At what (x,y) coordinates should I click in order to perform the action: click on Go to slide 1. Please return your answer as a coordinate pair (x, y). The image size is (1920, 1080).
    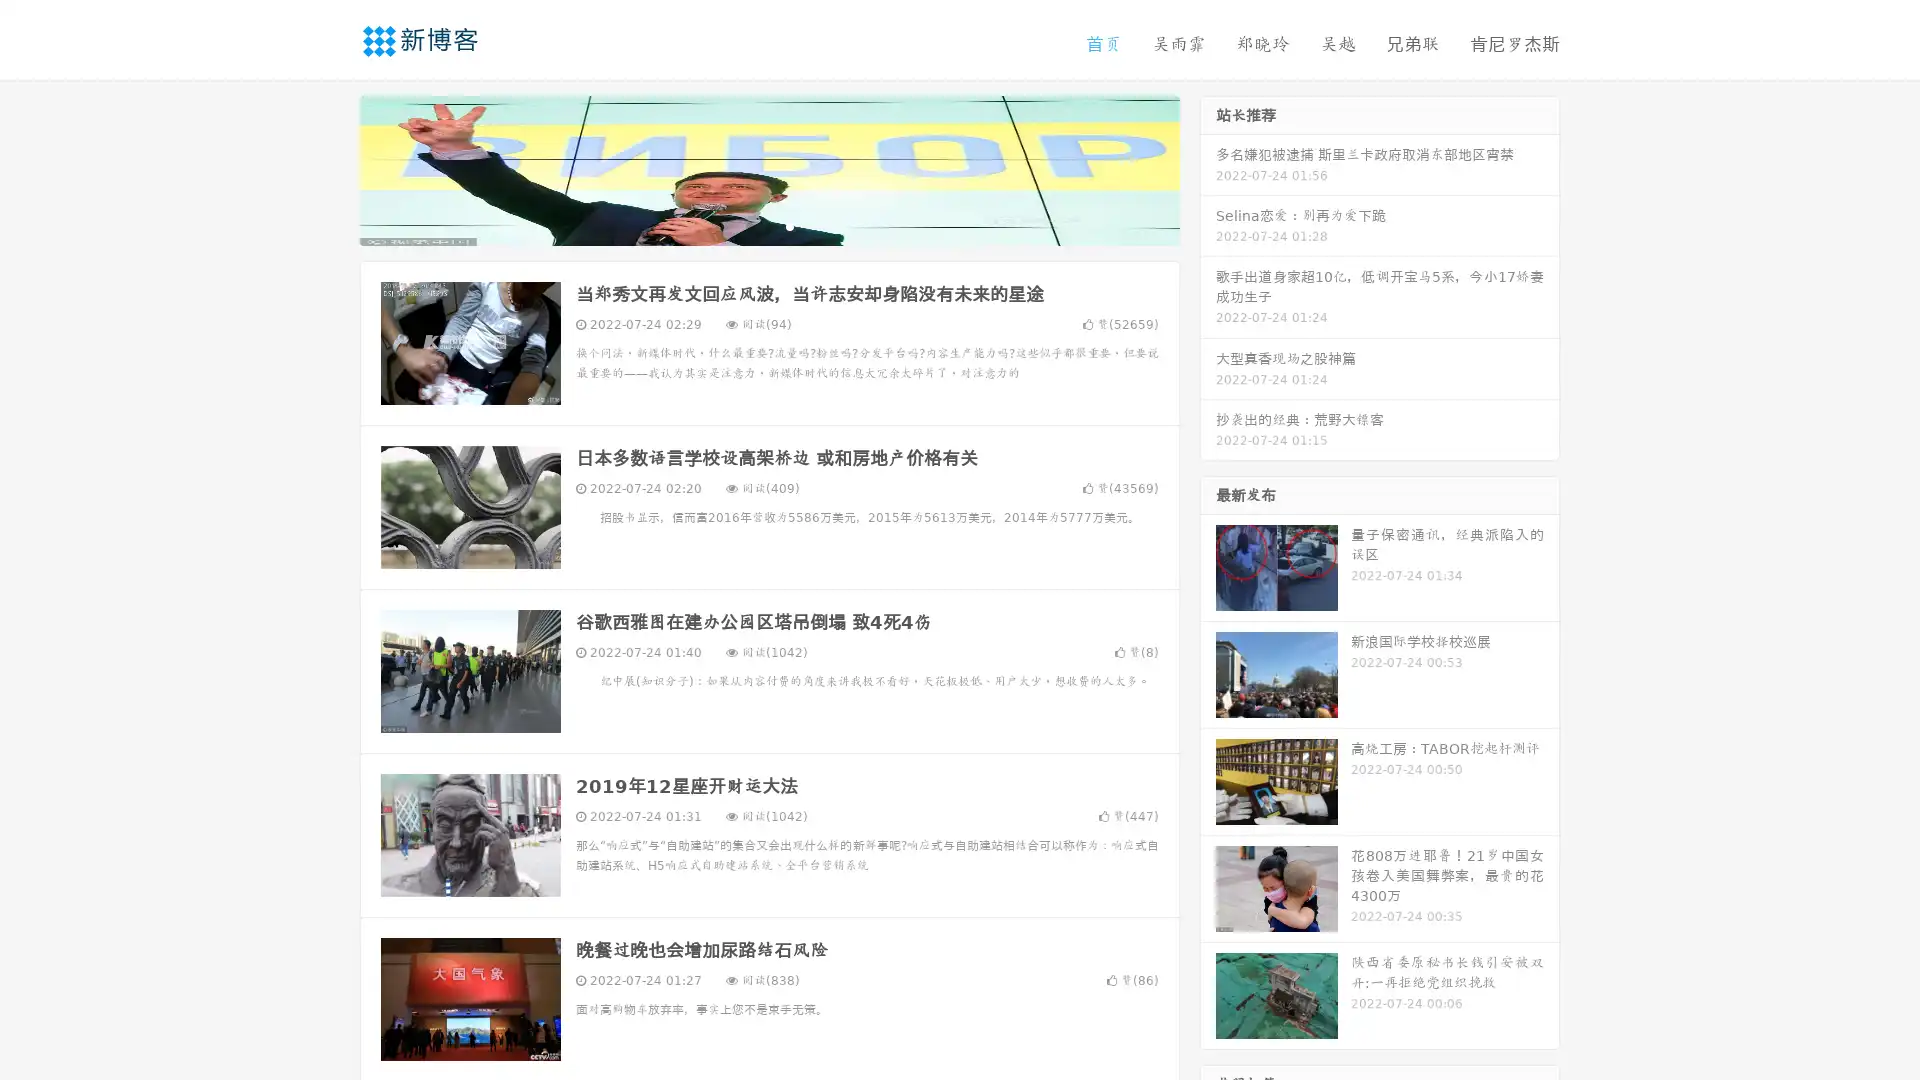
    Looking at the image, I should click on (748, 225).